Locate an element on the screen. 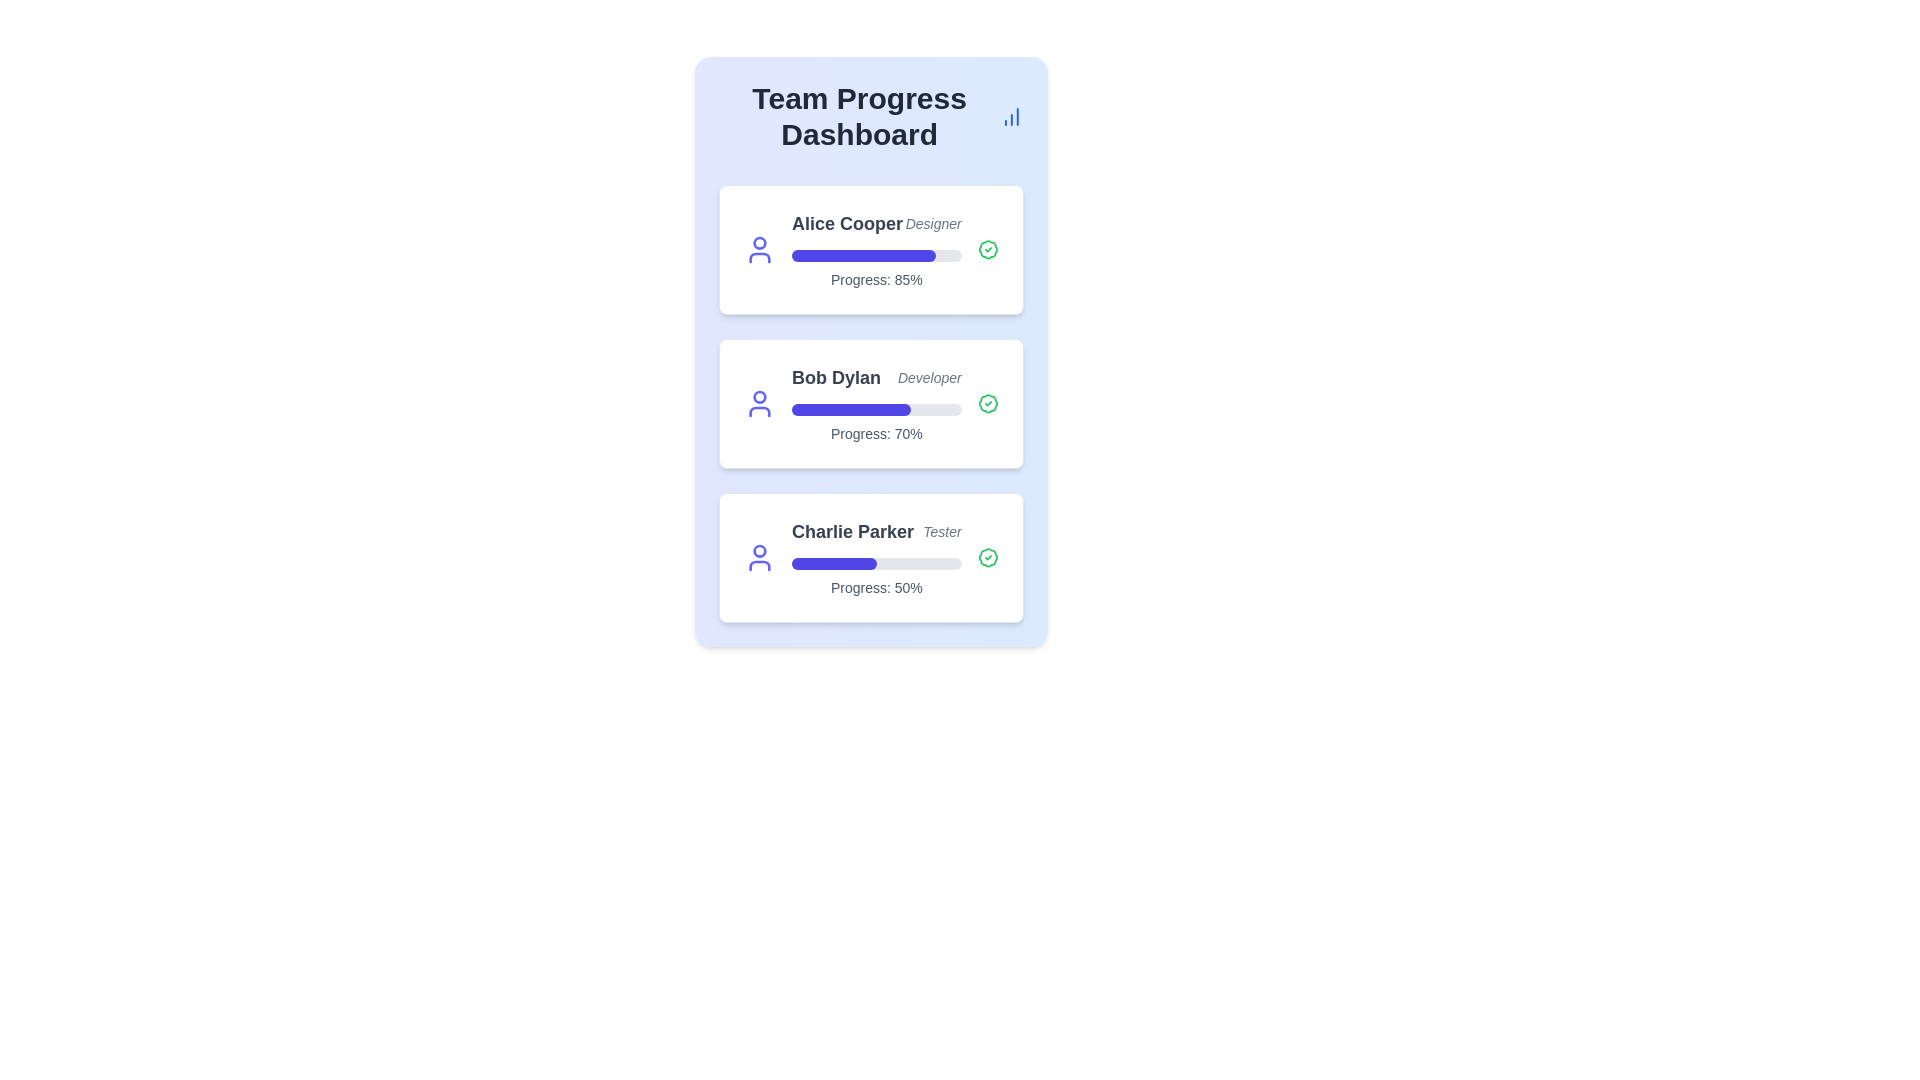 The width and height of the screenshot is (1920, 1080). the heading located at the top of the dashboard, which serves as the header for the interface and is positioned above the user progress sections is located at coordinates (871, 116).